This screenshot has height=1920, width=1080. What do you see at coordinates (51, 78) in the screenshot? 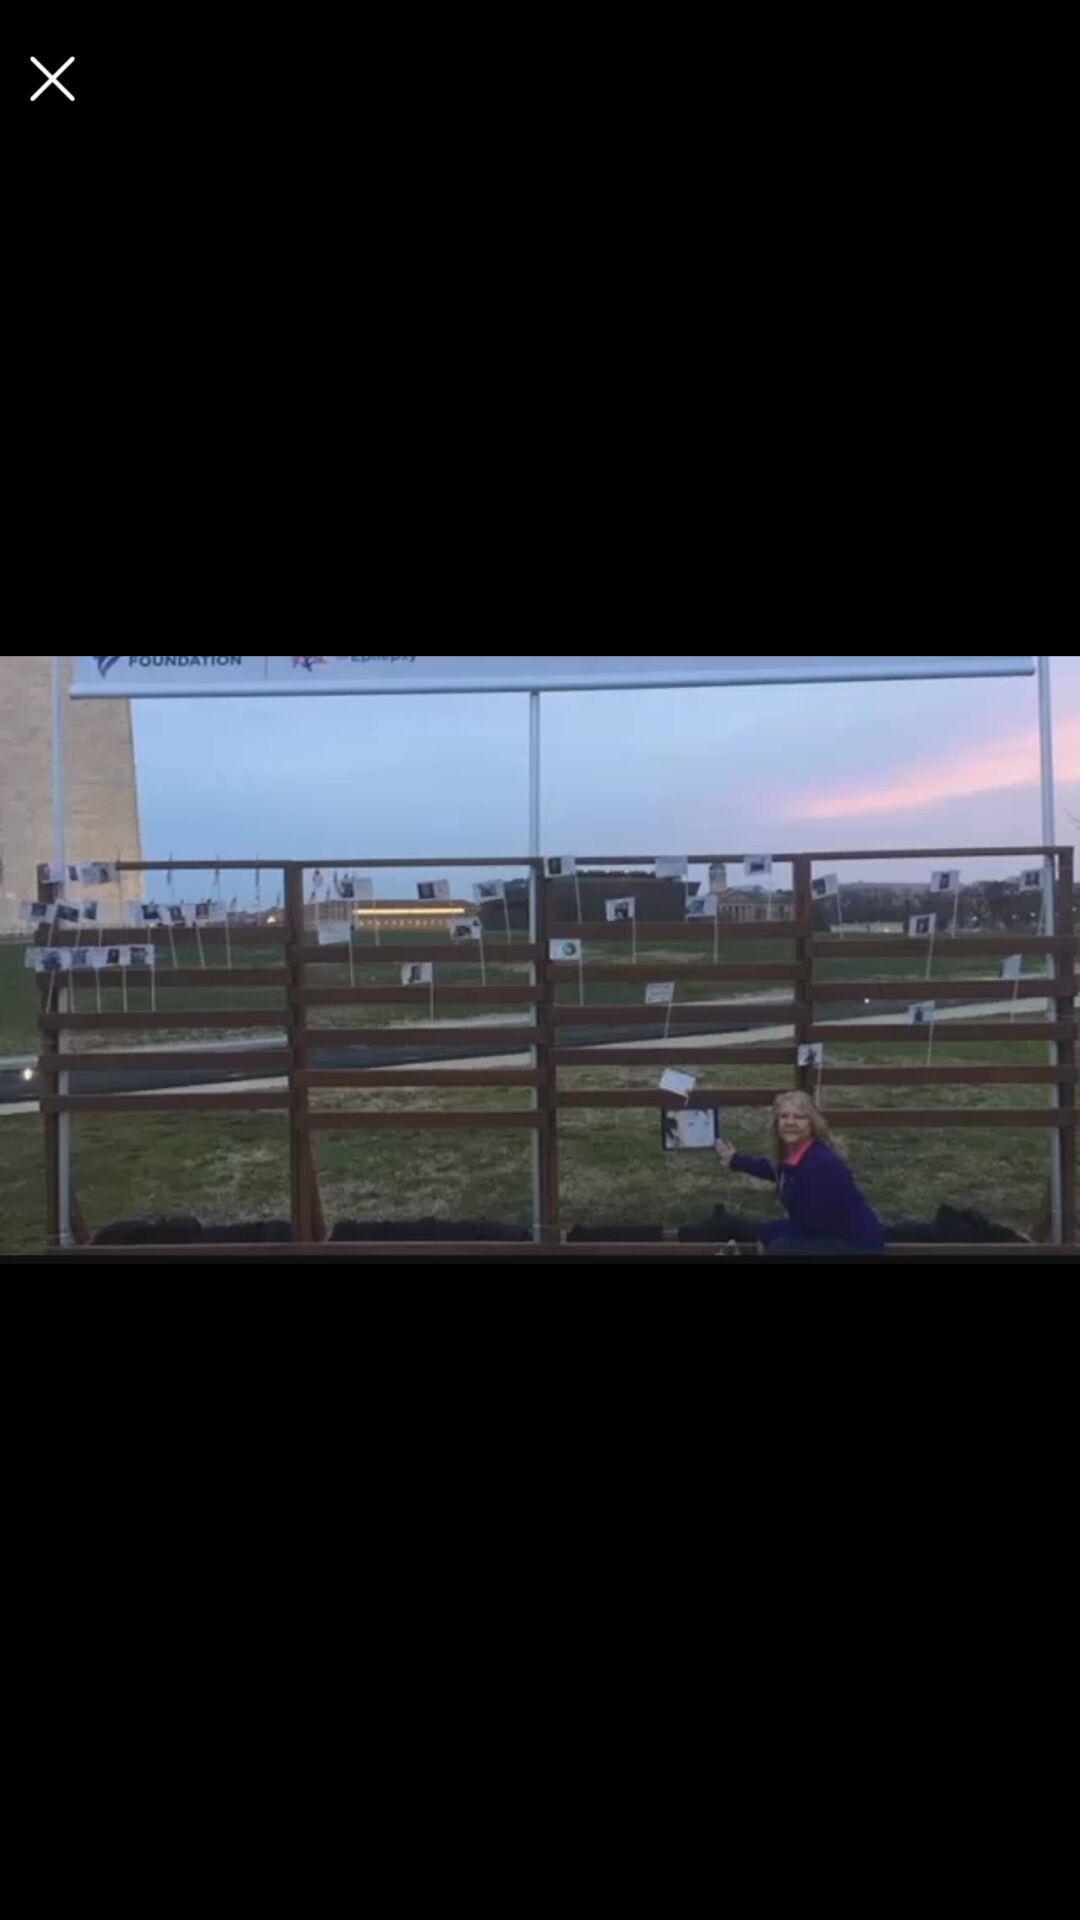
I see `the close icon` at bounding box center [51, 78].